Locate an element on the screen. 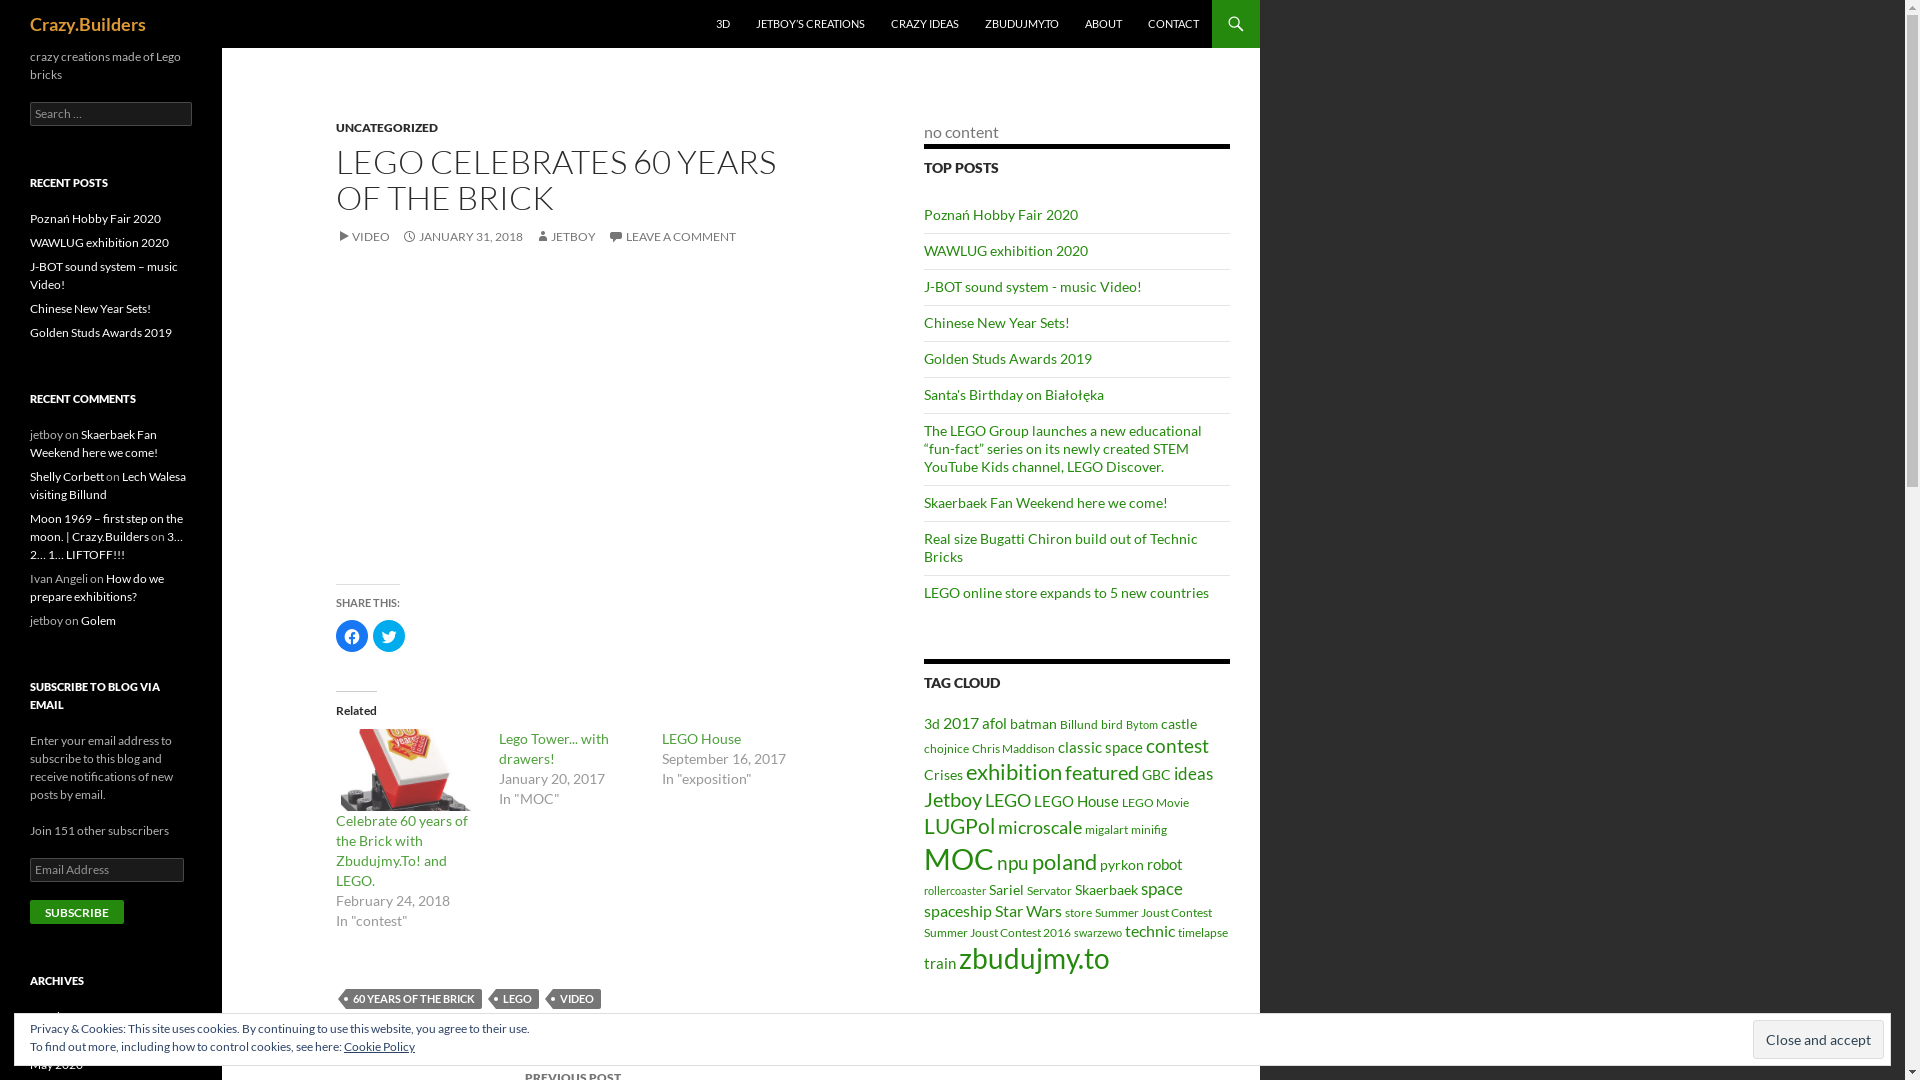 This screenshot has height=1080, width=1920. 'Bytom' is located at coordinates (1142, 724).